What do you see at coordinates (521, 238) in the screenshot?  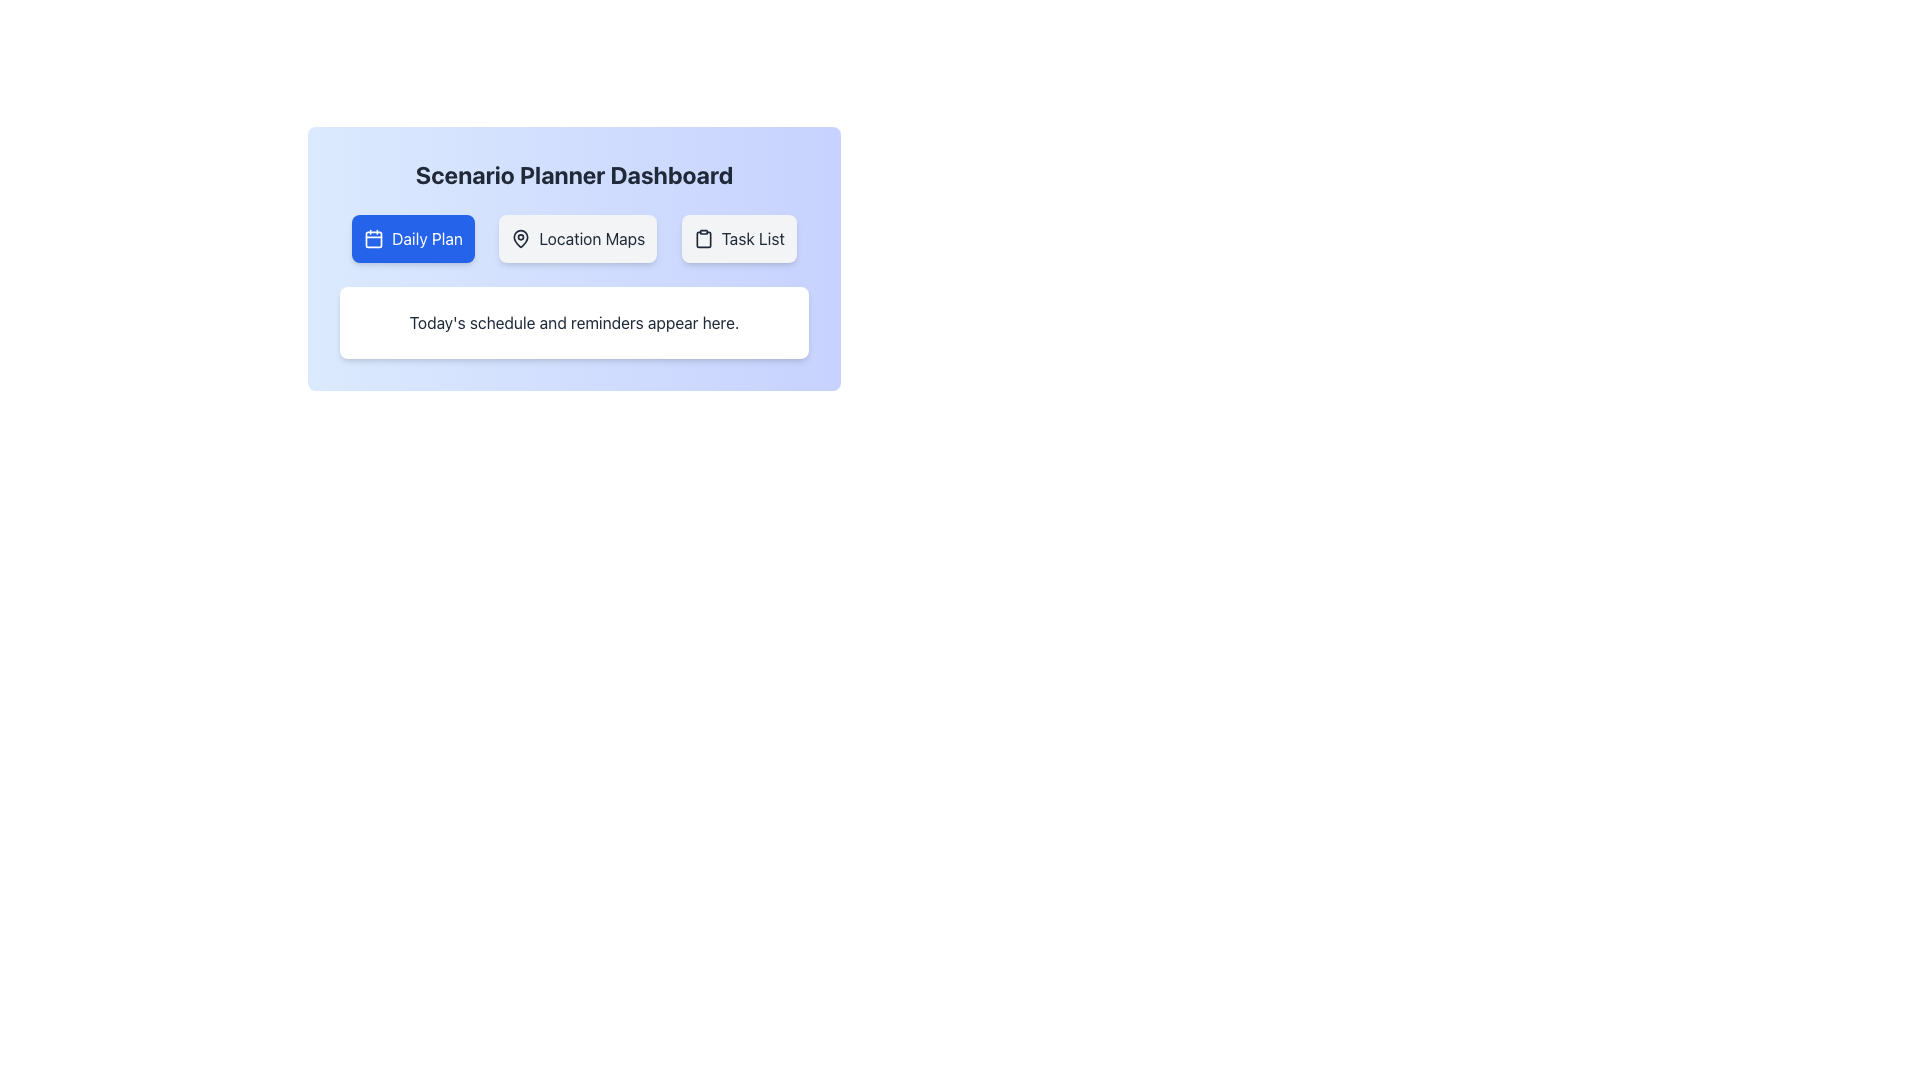 I see `the SVG graphic icon representing the 'Location Maps' functionality, positioned within the 'Location Maps' button on the dashboard` at bounding box center [521, 238].